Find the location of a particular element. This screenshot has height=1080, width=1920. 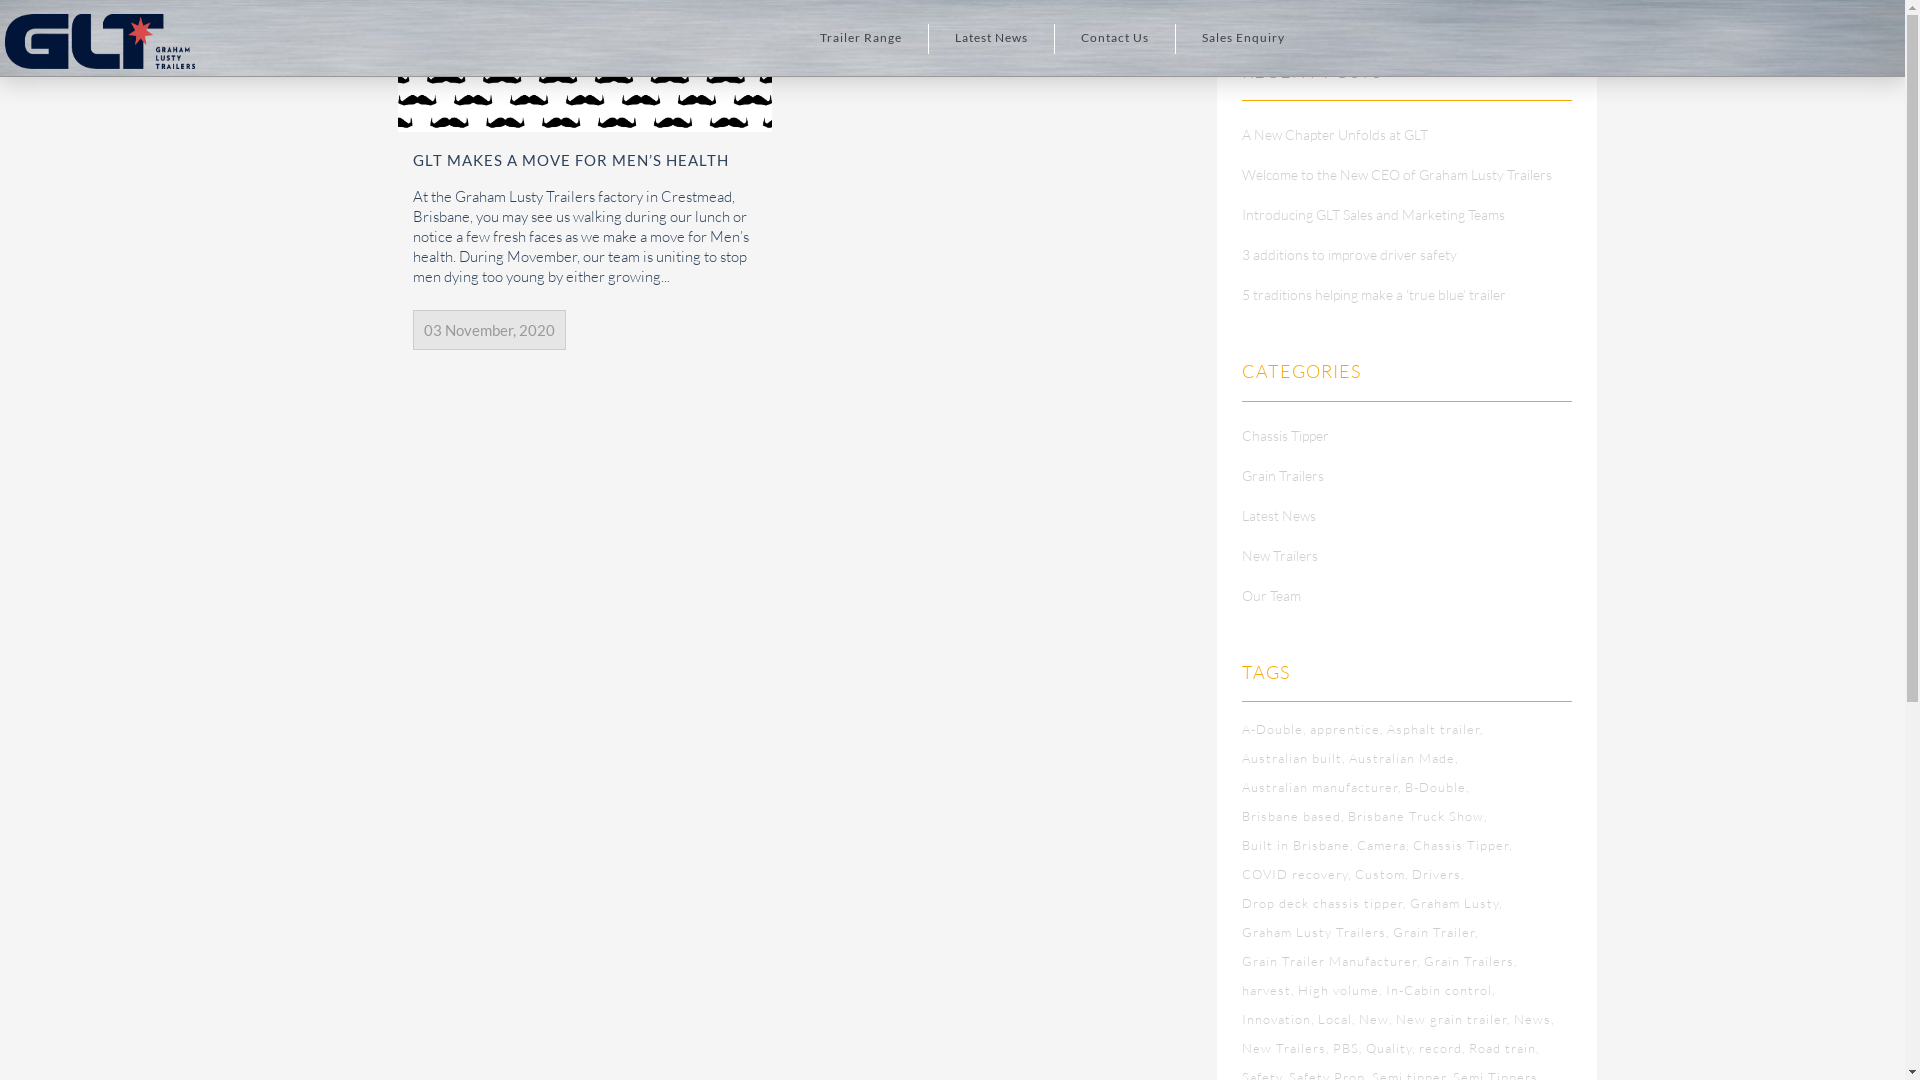

'High volume' is located at coordinates (1340, 990).